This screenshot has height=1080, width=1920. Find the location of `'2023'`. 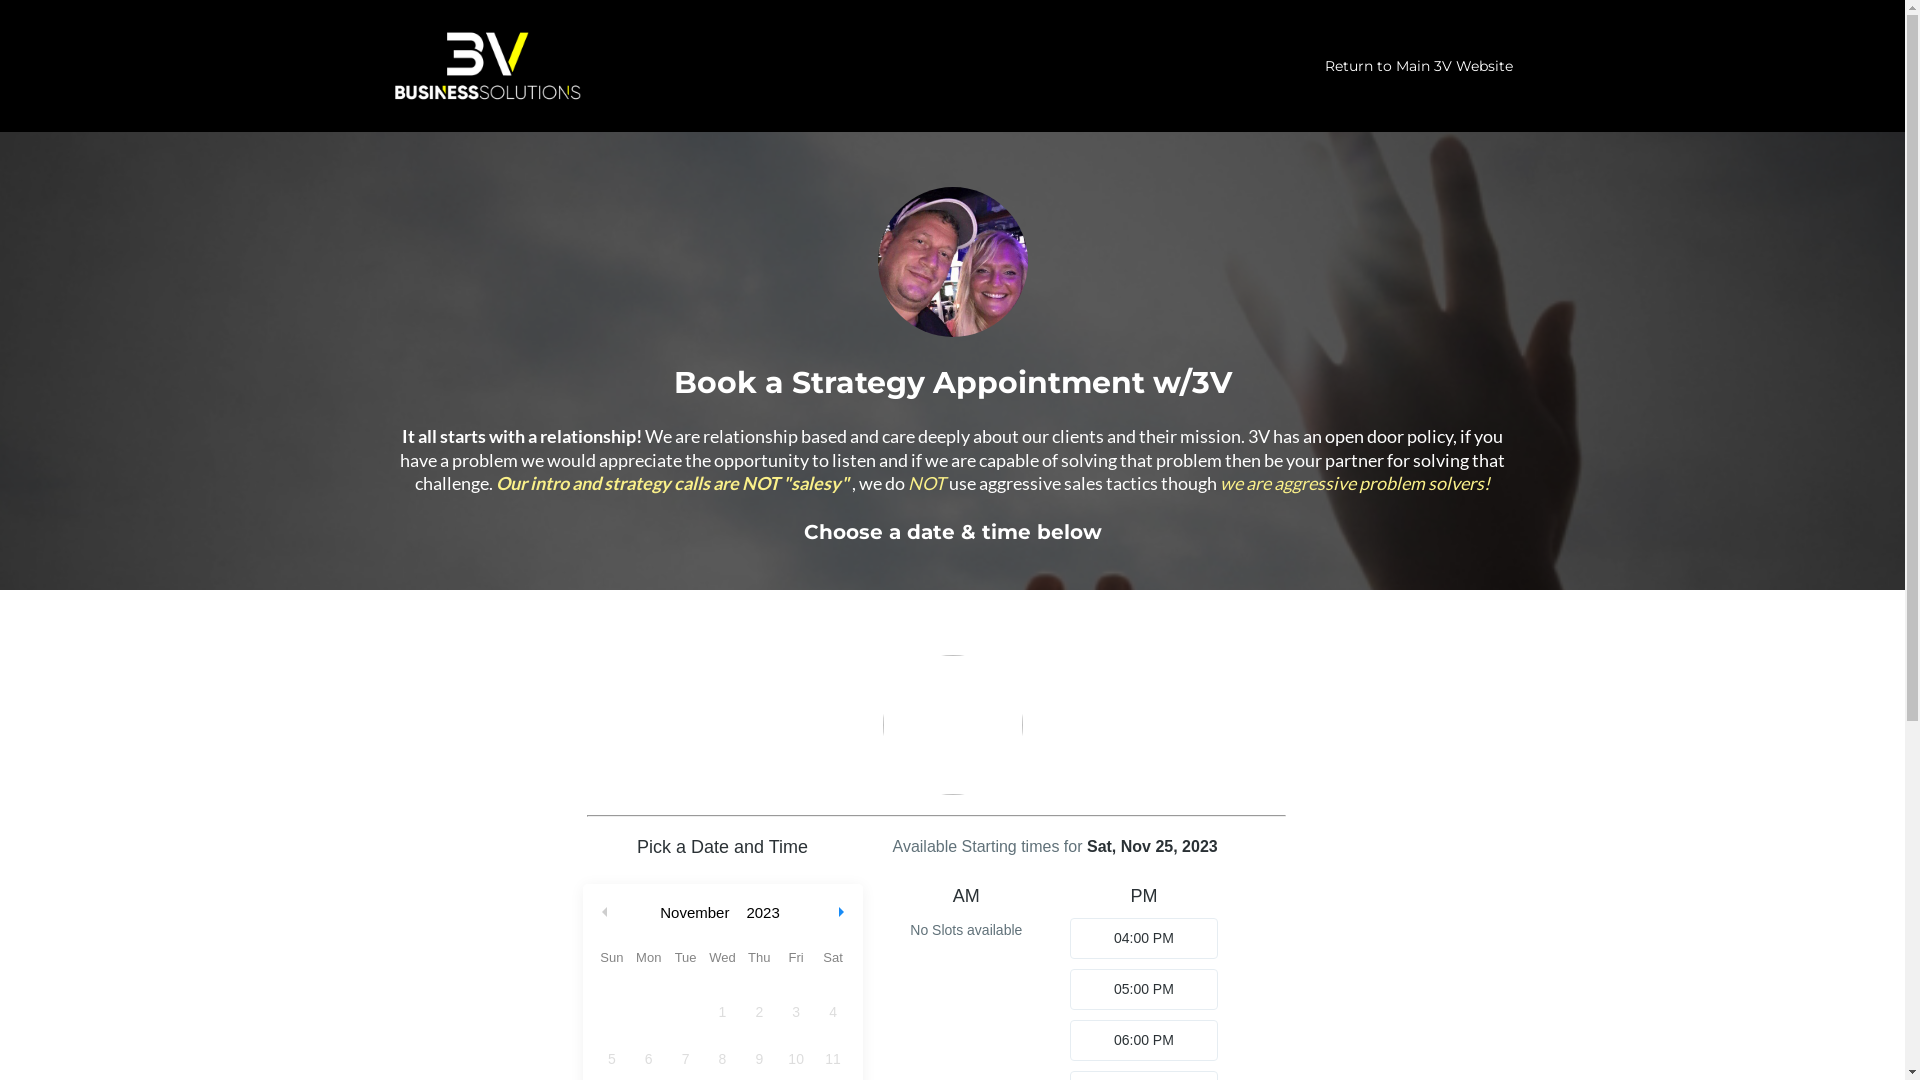

'2023' is located at coordinates (738, 912).